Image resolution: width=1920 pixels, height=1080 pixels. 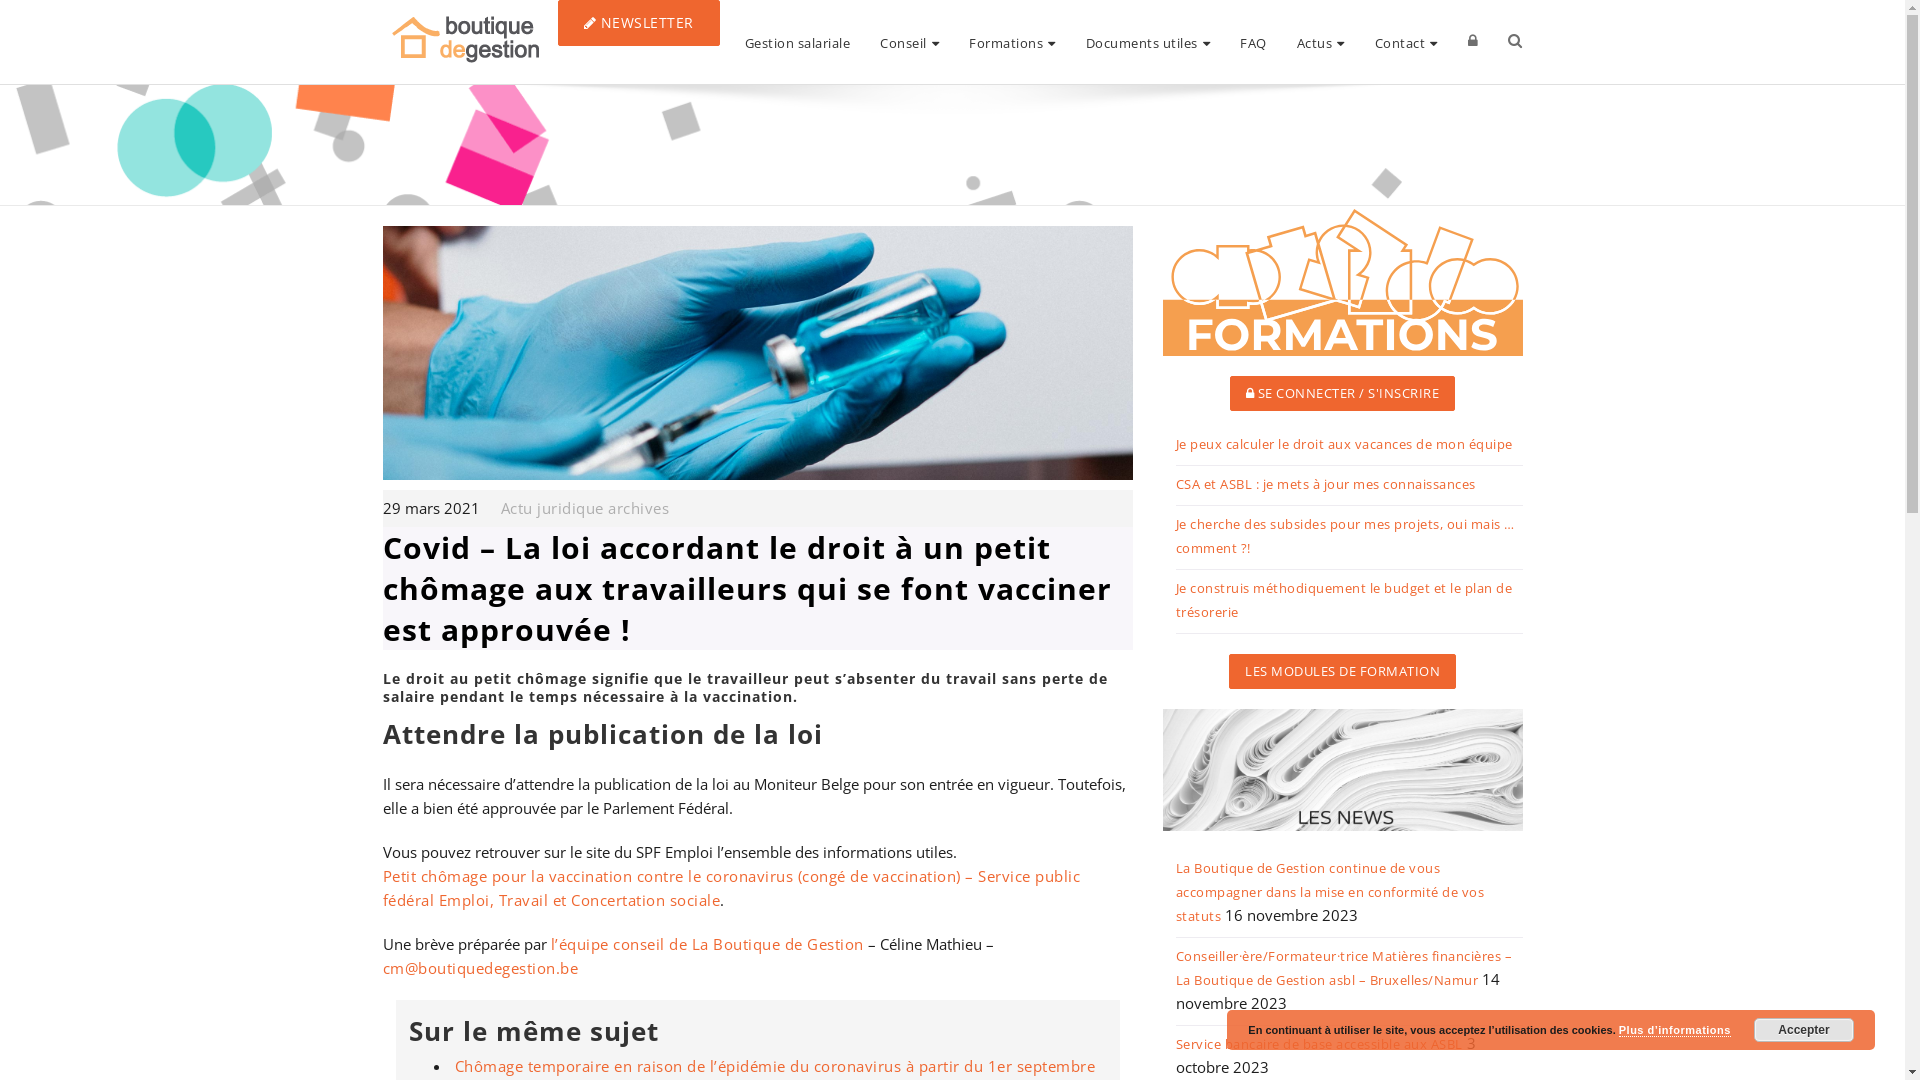 I want to click on 'Conseil', so click(x=908, y=42).